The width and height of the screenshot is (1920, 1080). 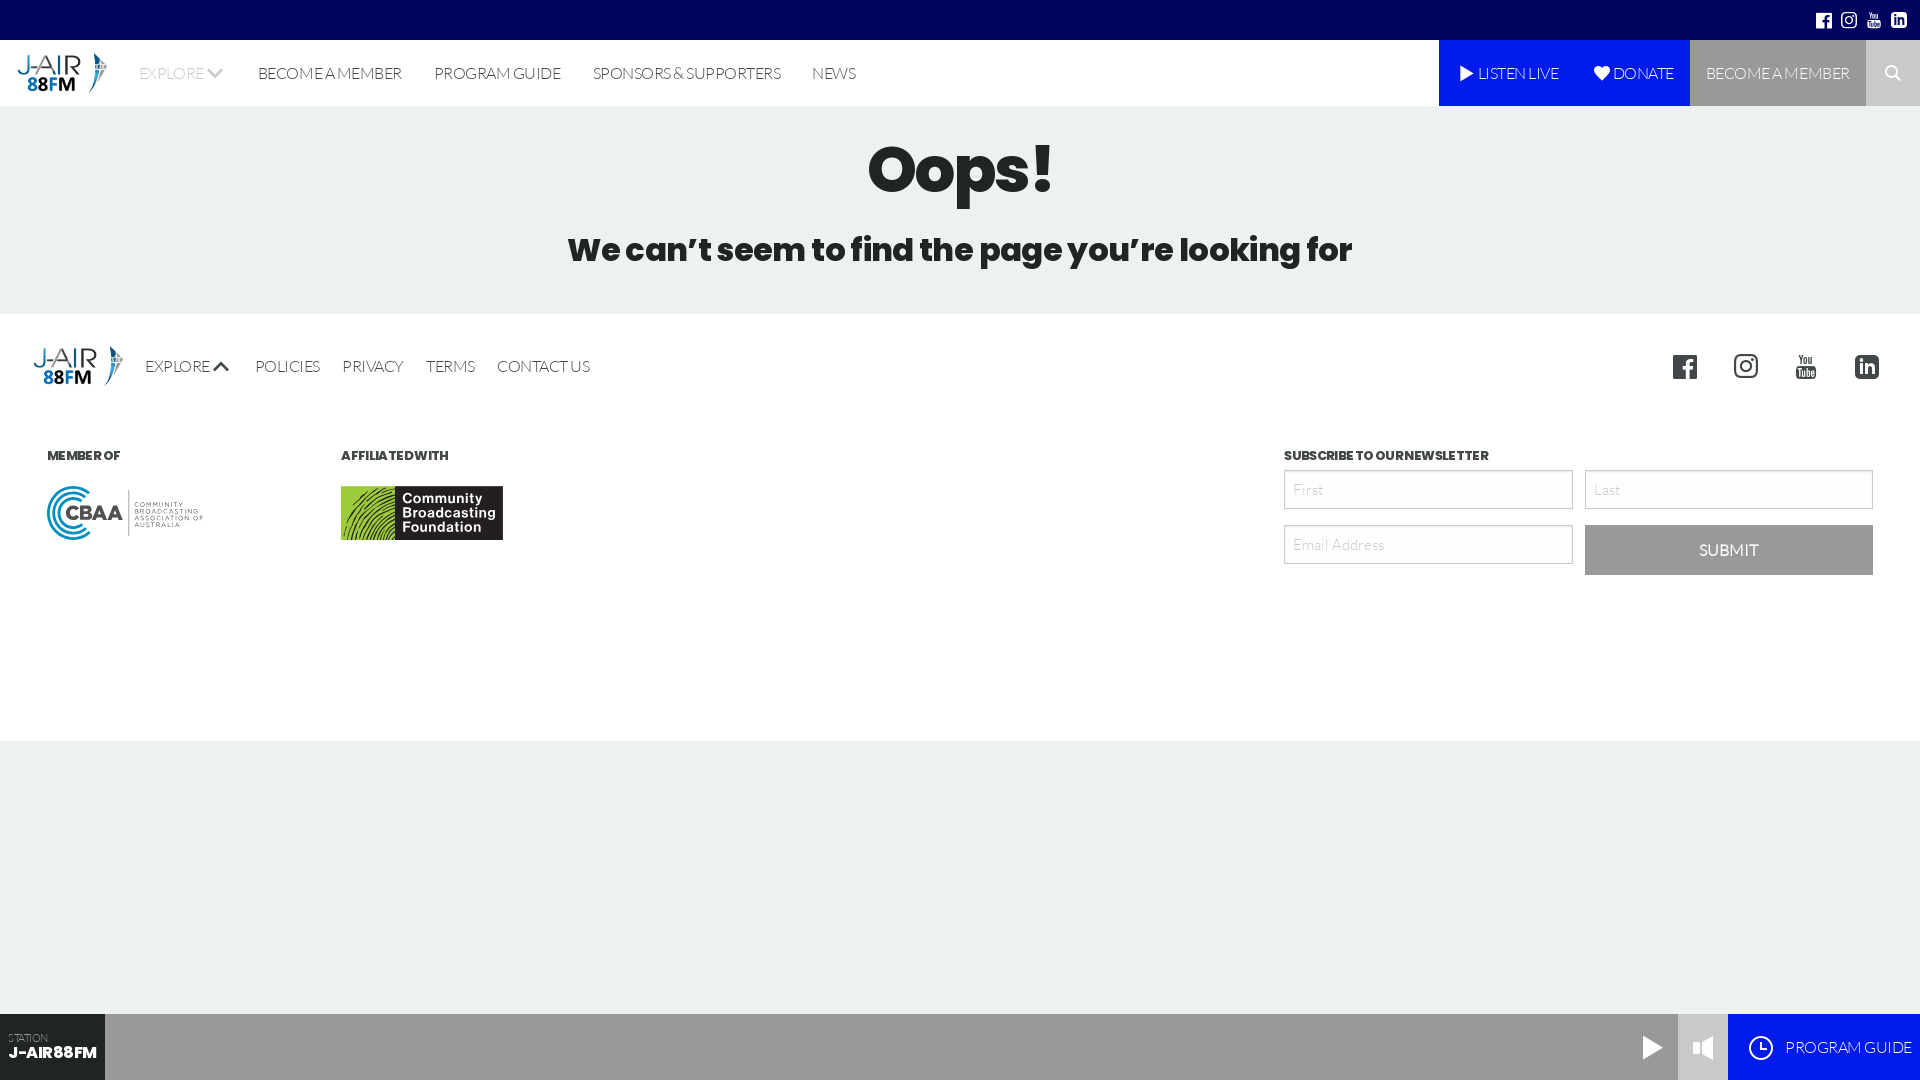 What do you see at coordinates (182, 72) in the screenshot?
I see `'EXPLORE'` at bounding box center [182, 72].